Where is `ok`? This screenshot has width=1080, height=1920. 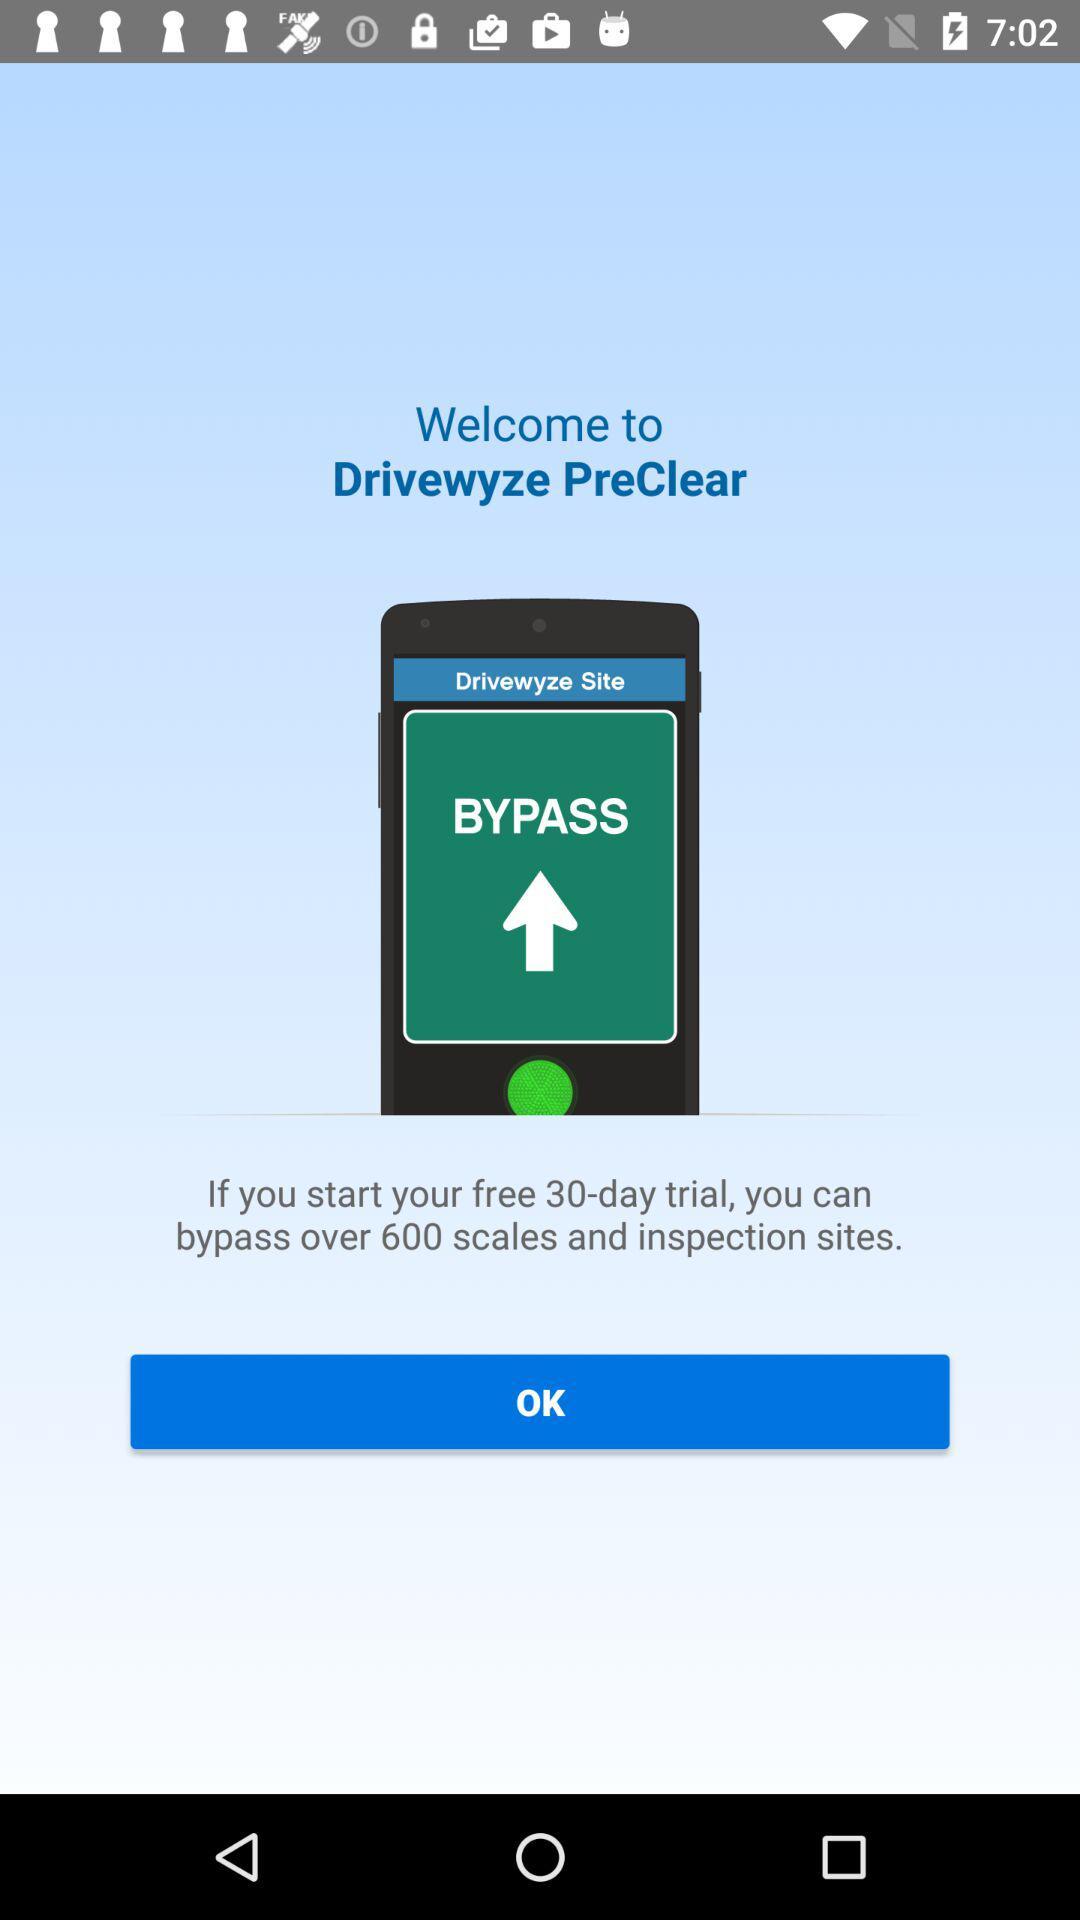 ok is located at coordinates (540, 1400).